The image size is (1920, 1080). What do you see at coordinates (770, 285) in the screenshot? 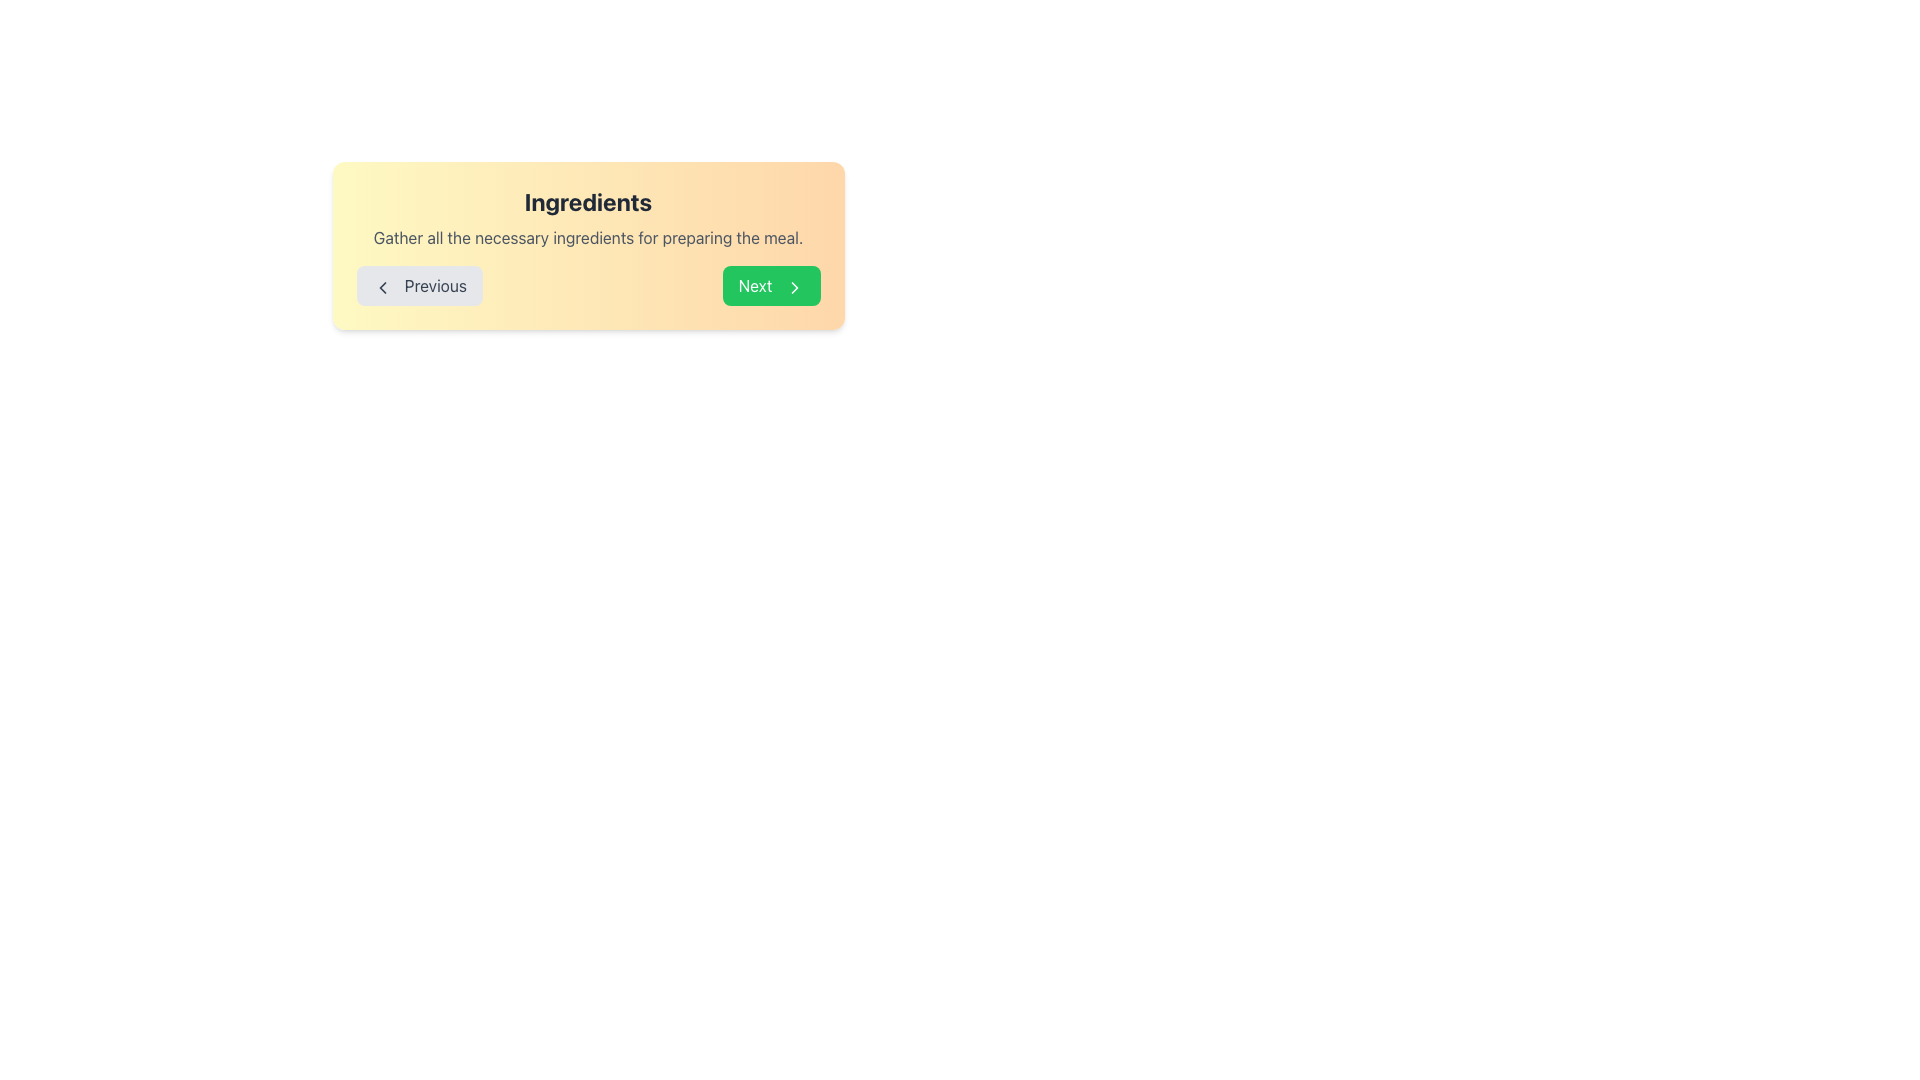
I see `the navigation button located at the bottom-right corner of the panel` at bounding box center [770, 285].